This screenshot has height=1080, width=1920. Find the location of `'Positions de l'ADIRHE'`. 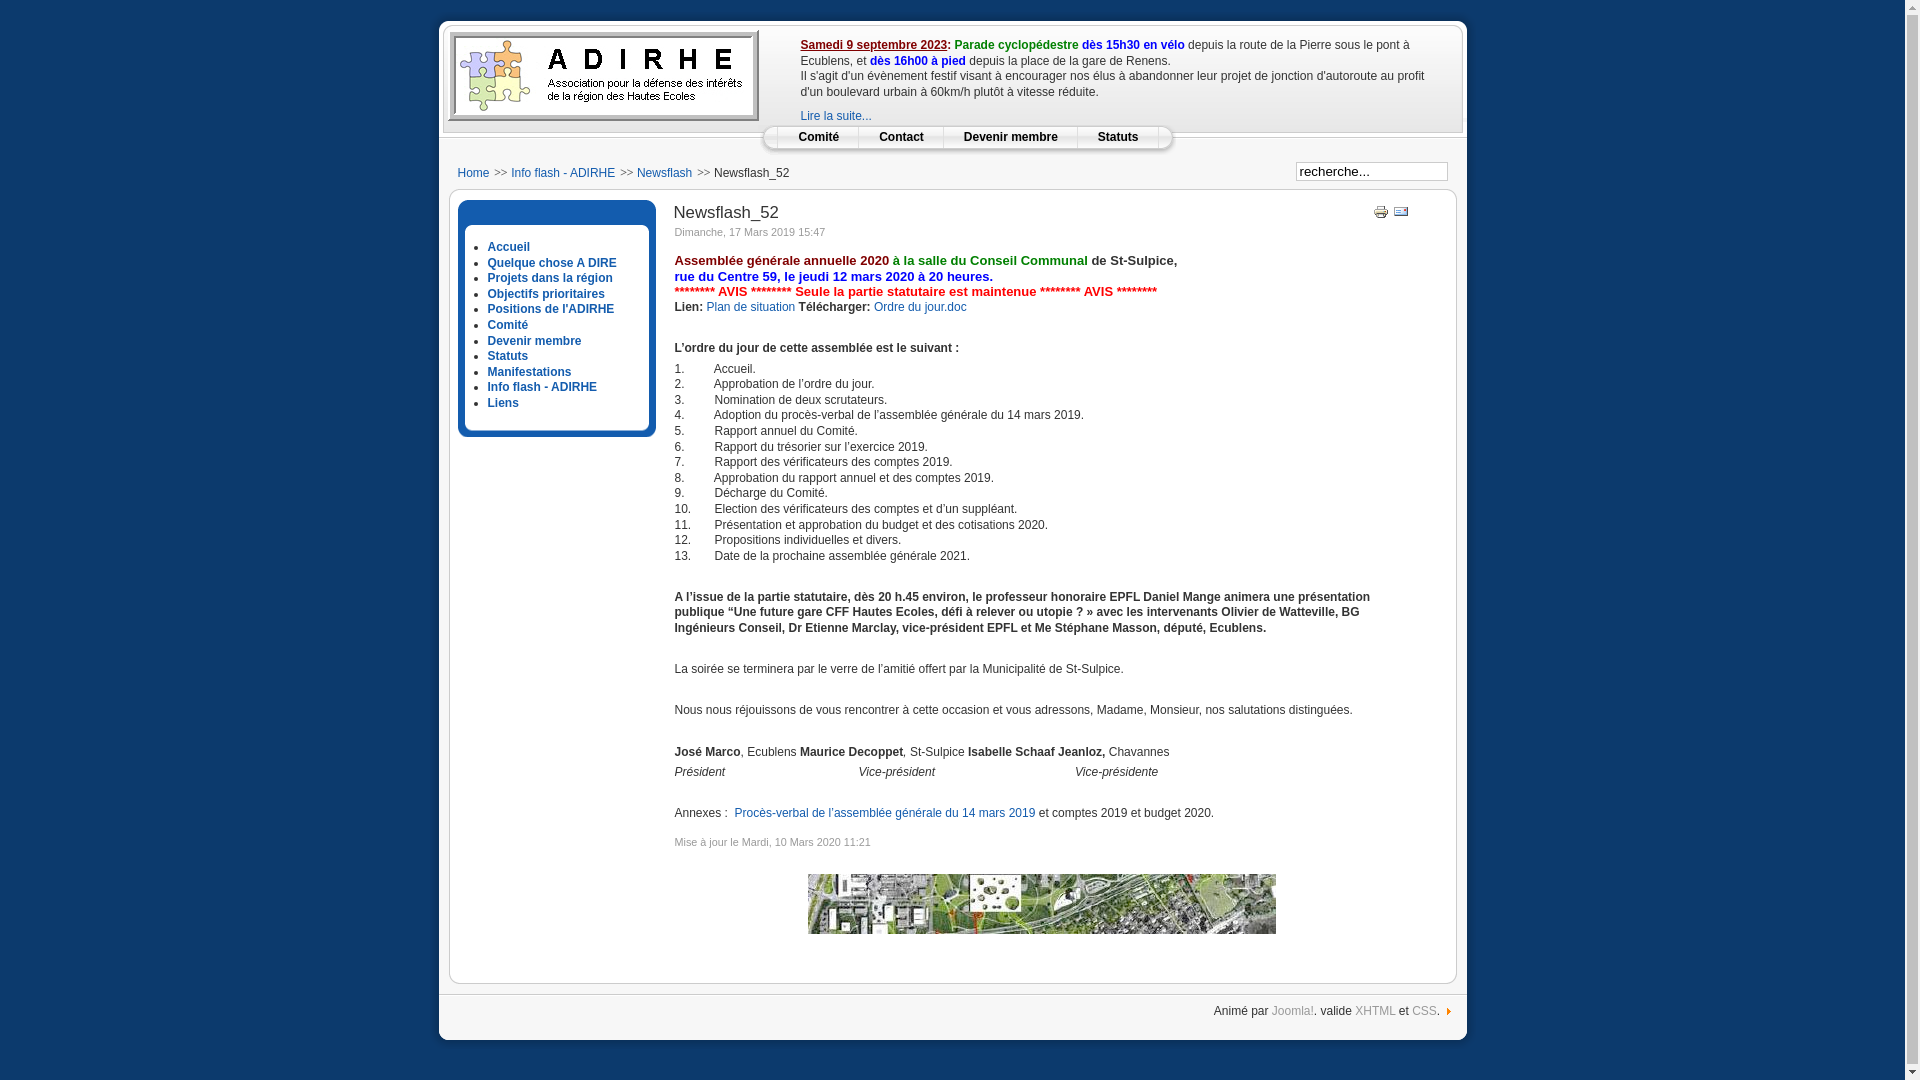

'Positions de l'ADIRHE' is located at coordinates (551, 308).